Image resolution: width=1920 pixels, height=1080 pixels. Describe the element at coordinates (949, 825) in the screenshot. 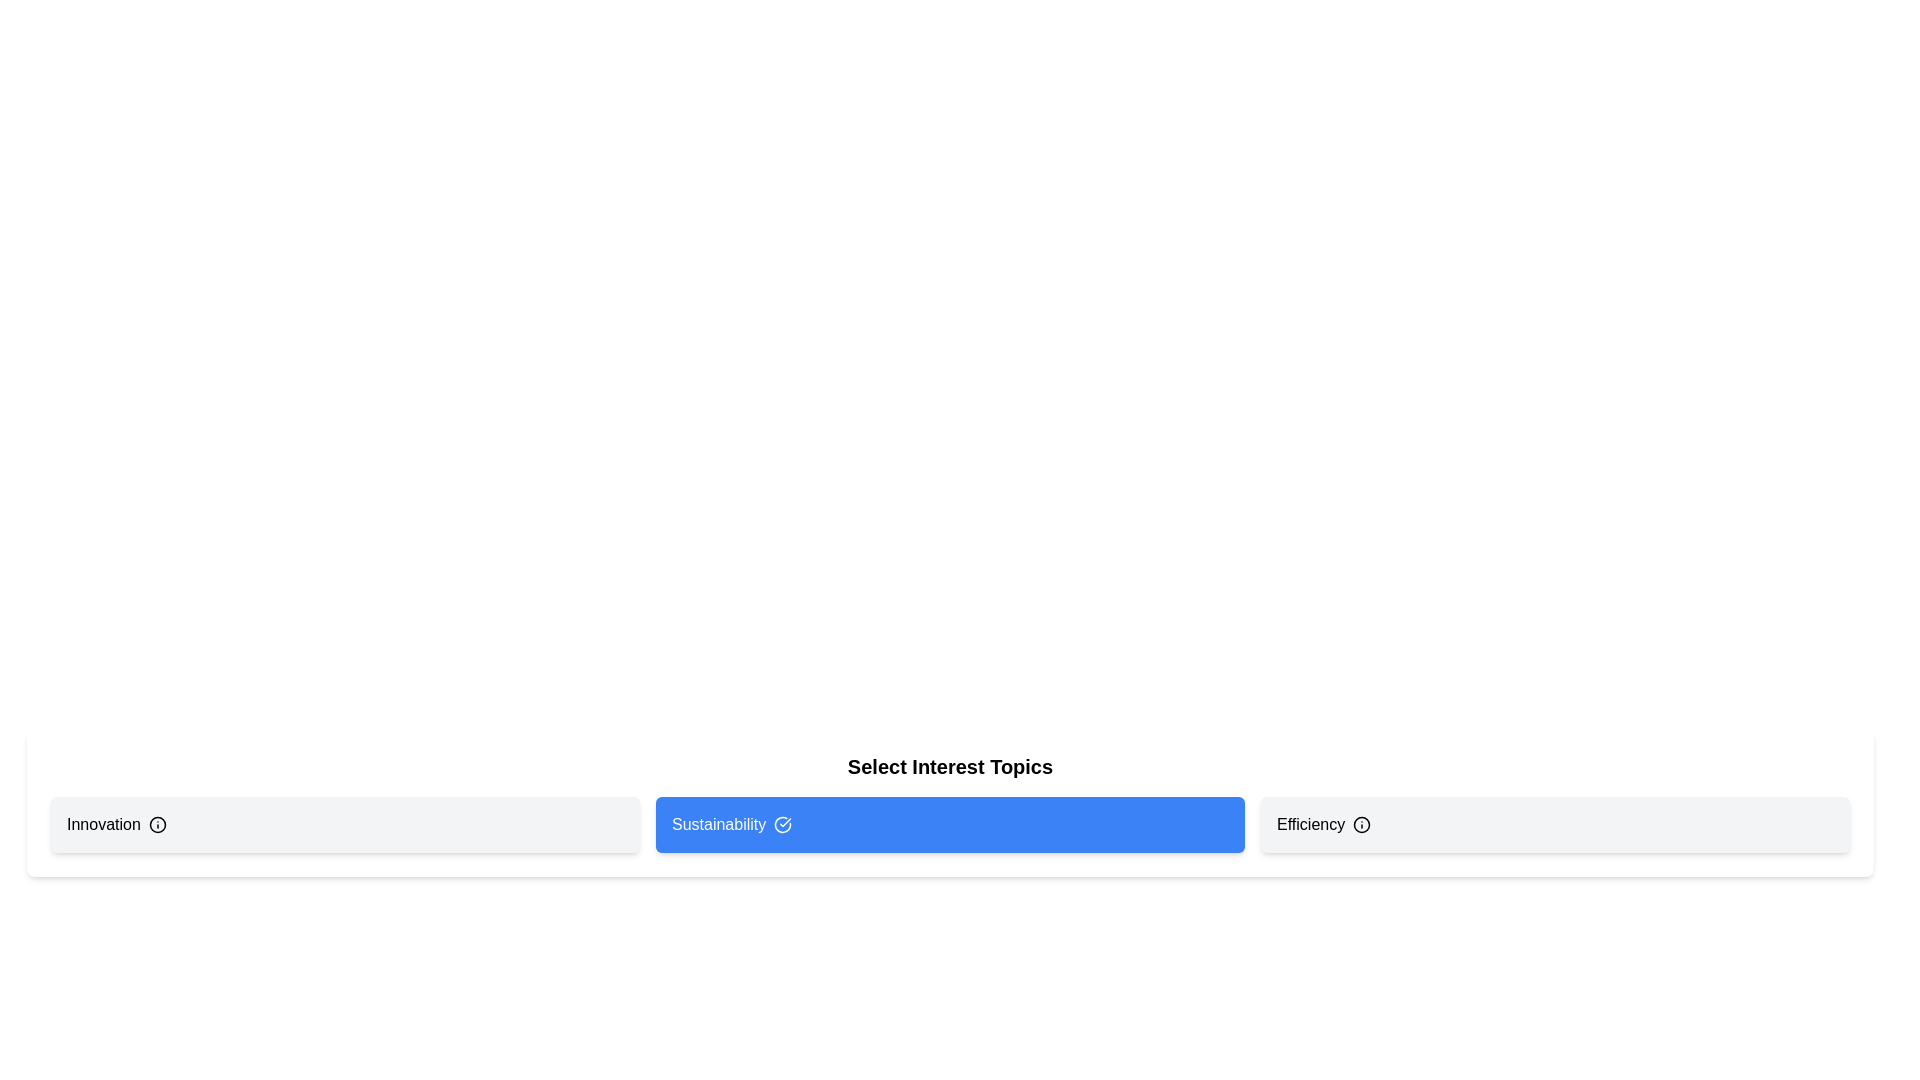

I see `the tag Sustainability to observe its hover state or tooltip` at that location.